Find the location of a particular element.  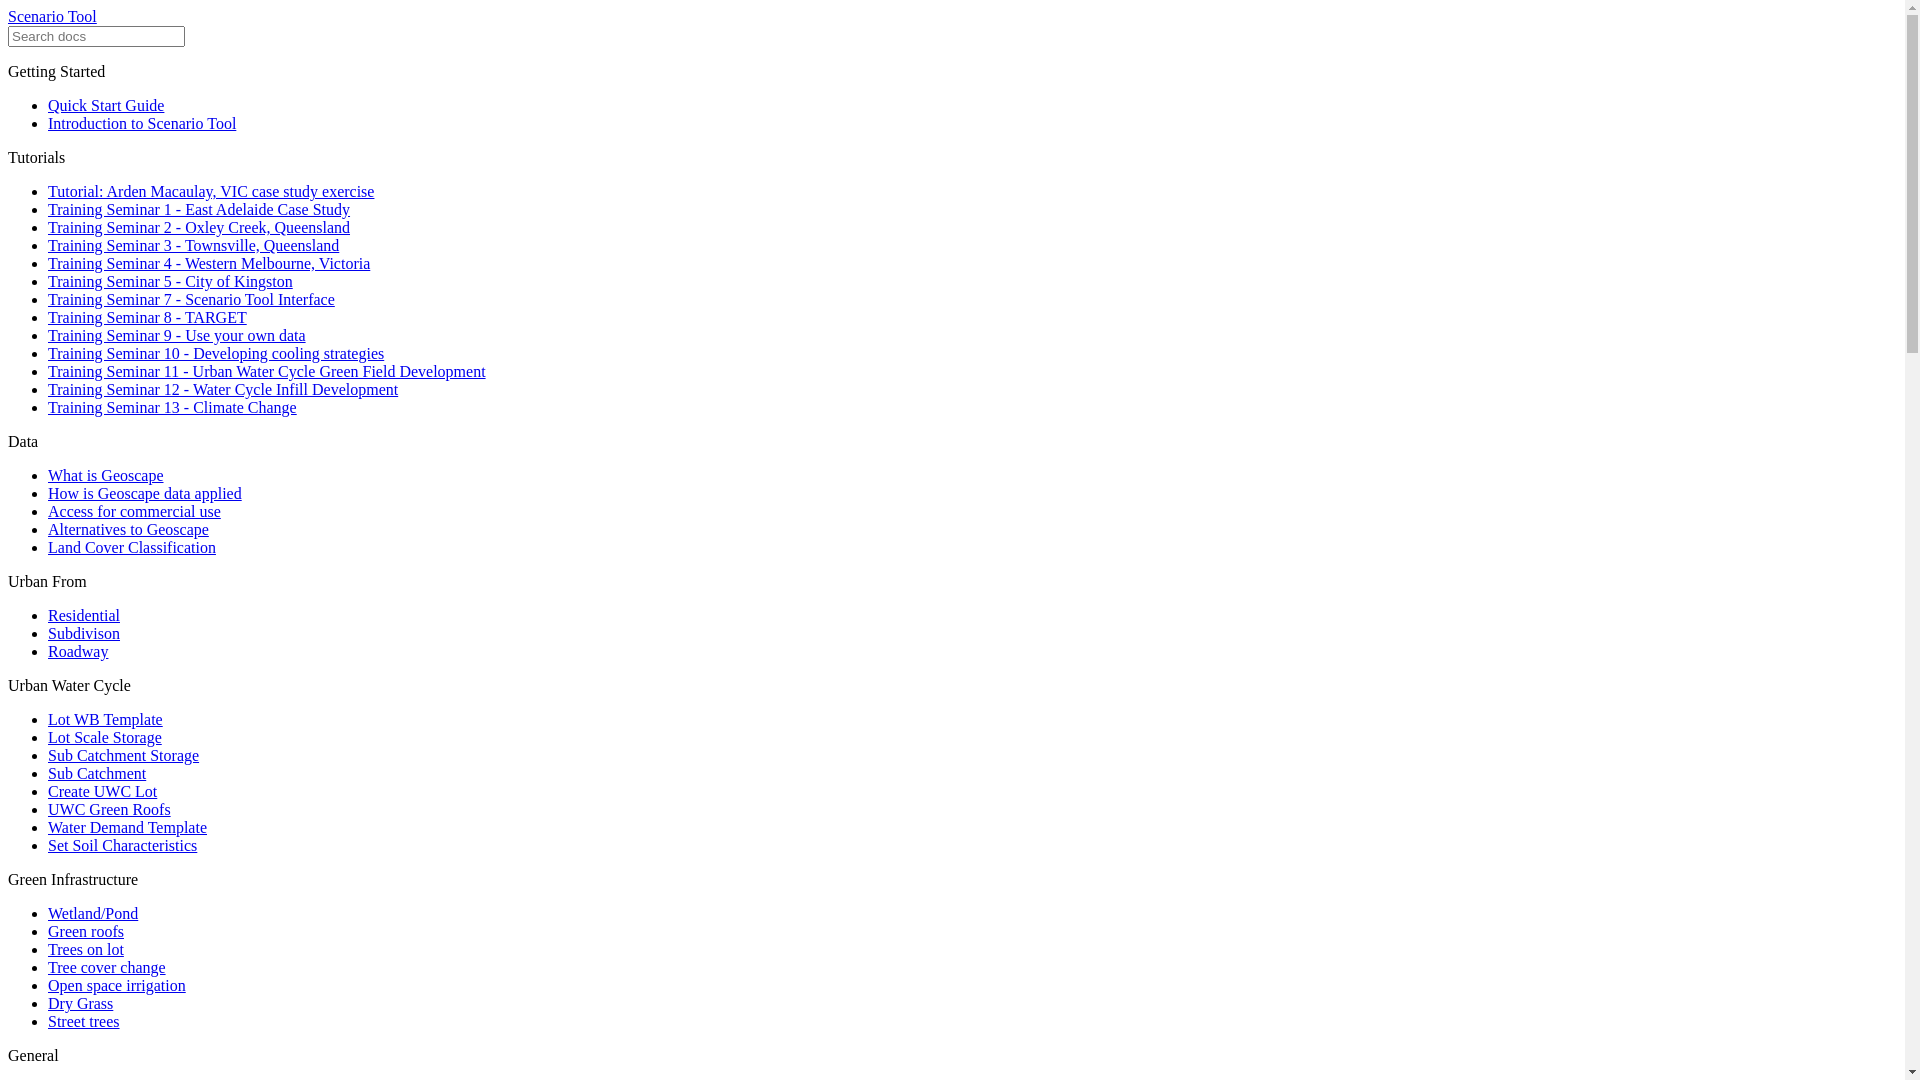

'Training Seminar 7 - Scenario Tool Interface' is located at coordinates (191, 299).